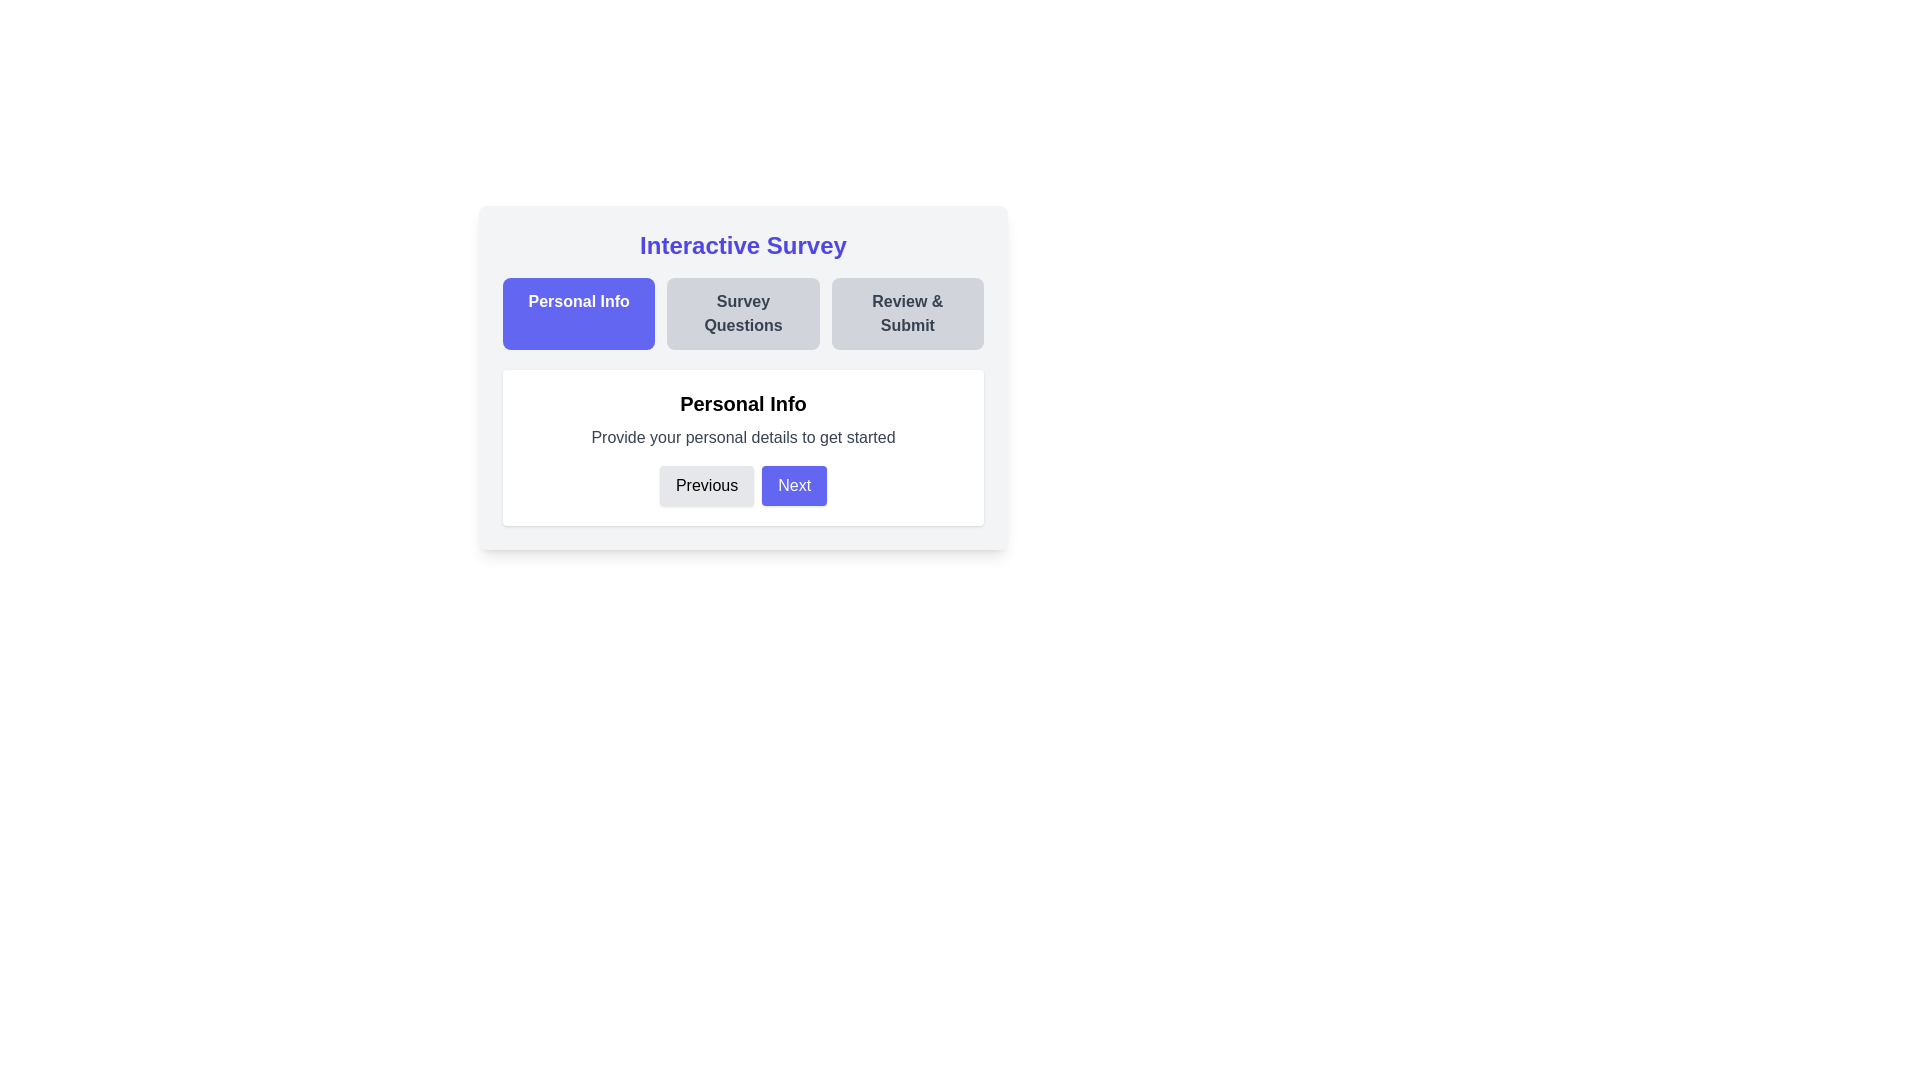  I want to click on the step title Review & Submit to navigate to the corresponding step, so click(906, 313).